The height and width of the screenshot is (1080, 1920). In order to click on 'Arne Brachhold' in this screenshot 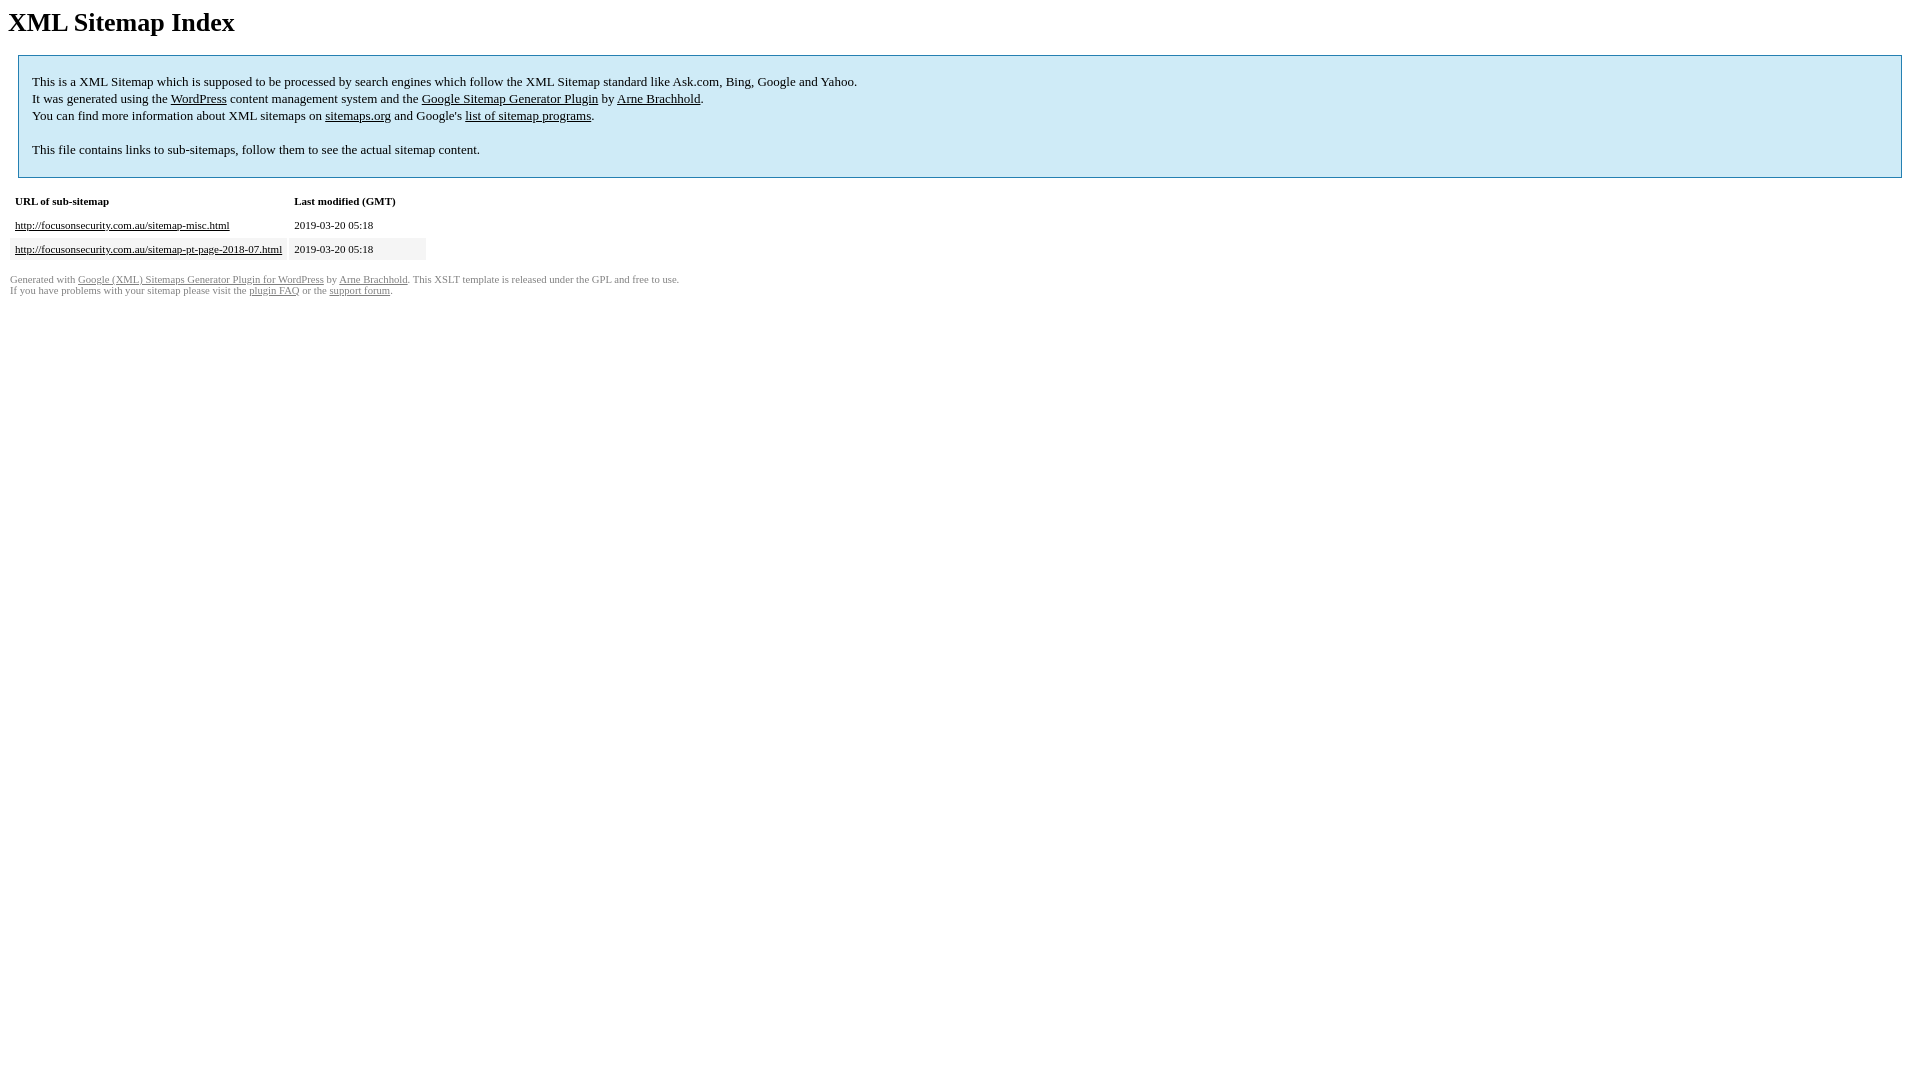, I will do `click(373, 279)`.